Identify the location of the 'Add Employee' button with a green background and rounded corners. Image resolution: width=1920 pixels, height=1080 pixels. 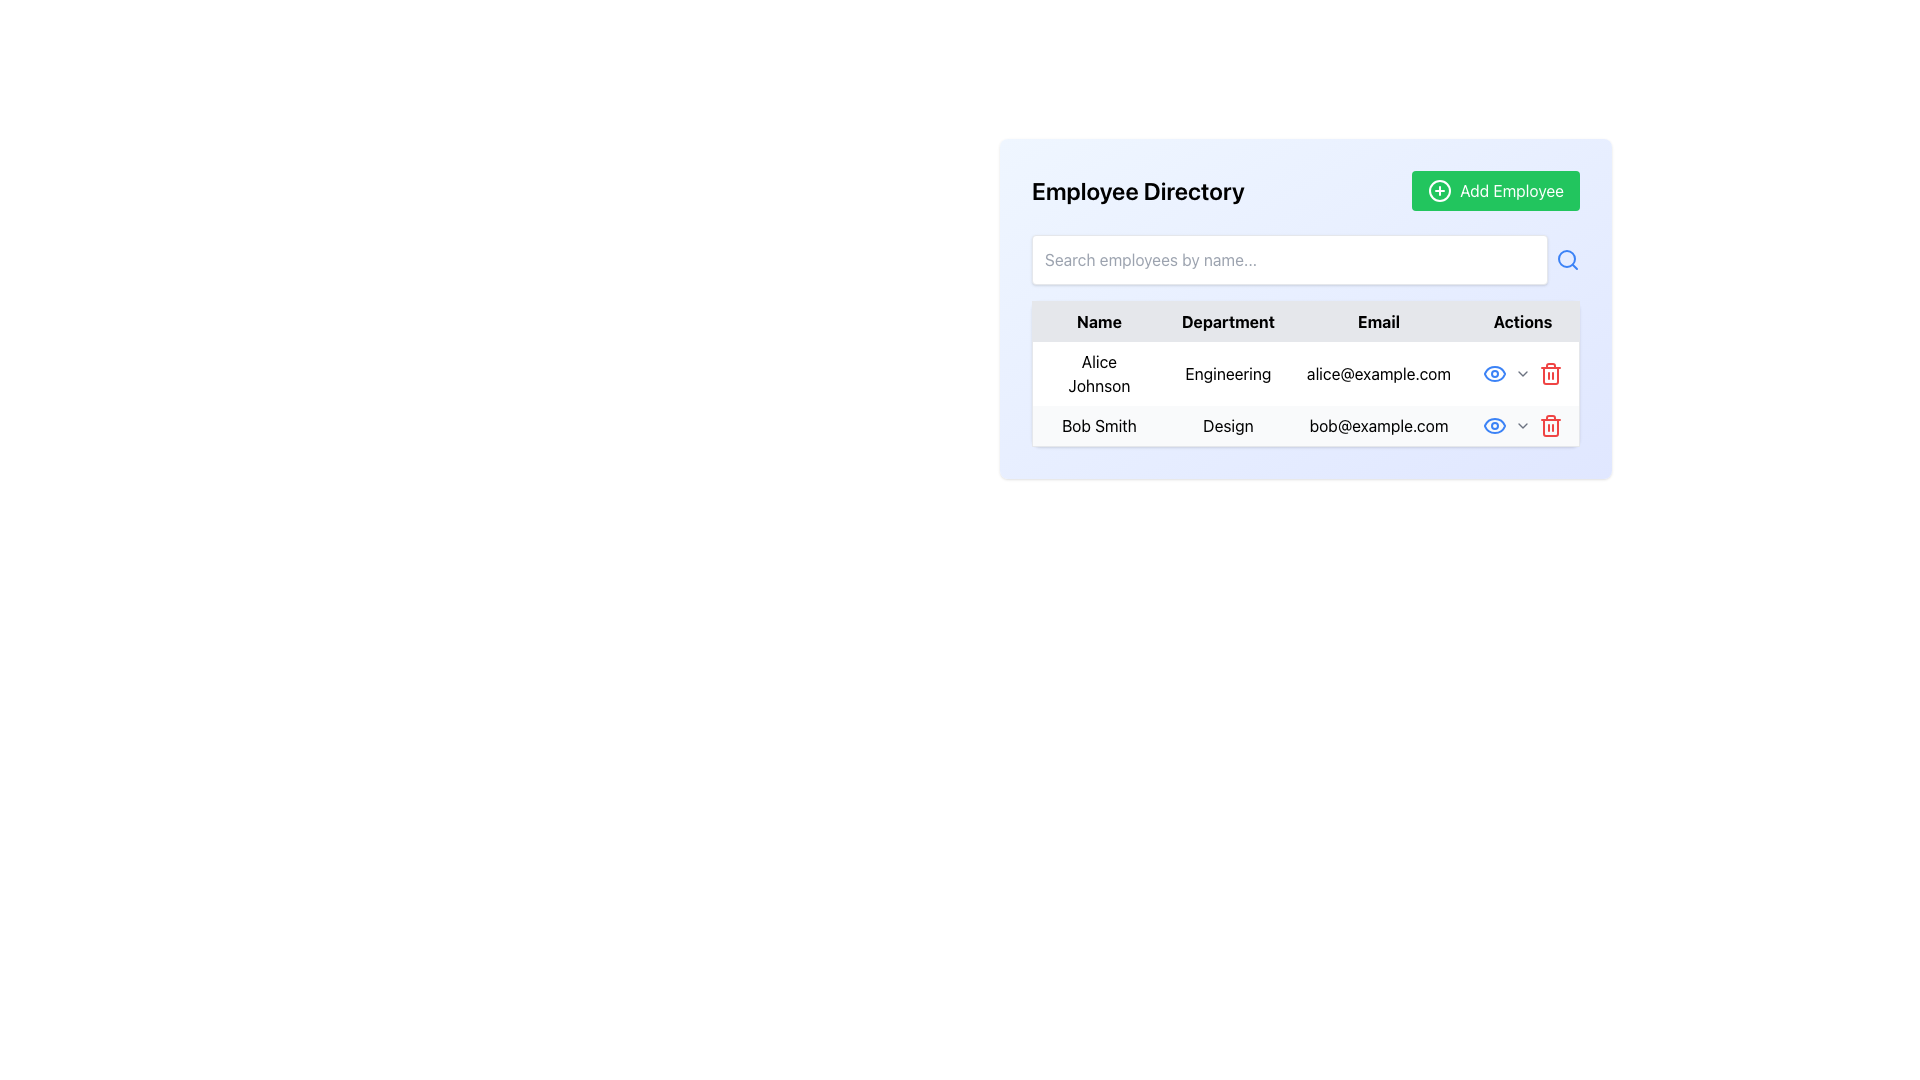
(1496, 191).